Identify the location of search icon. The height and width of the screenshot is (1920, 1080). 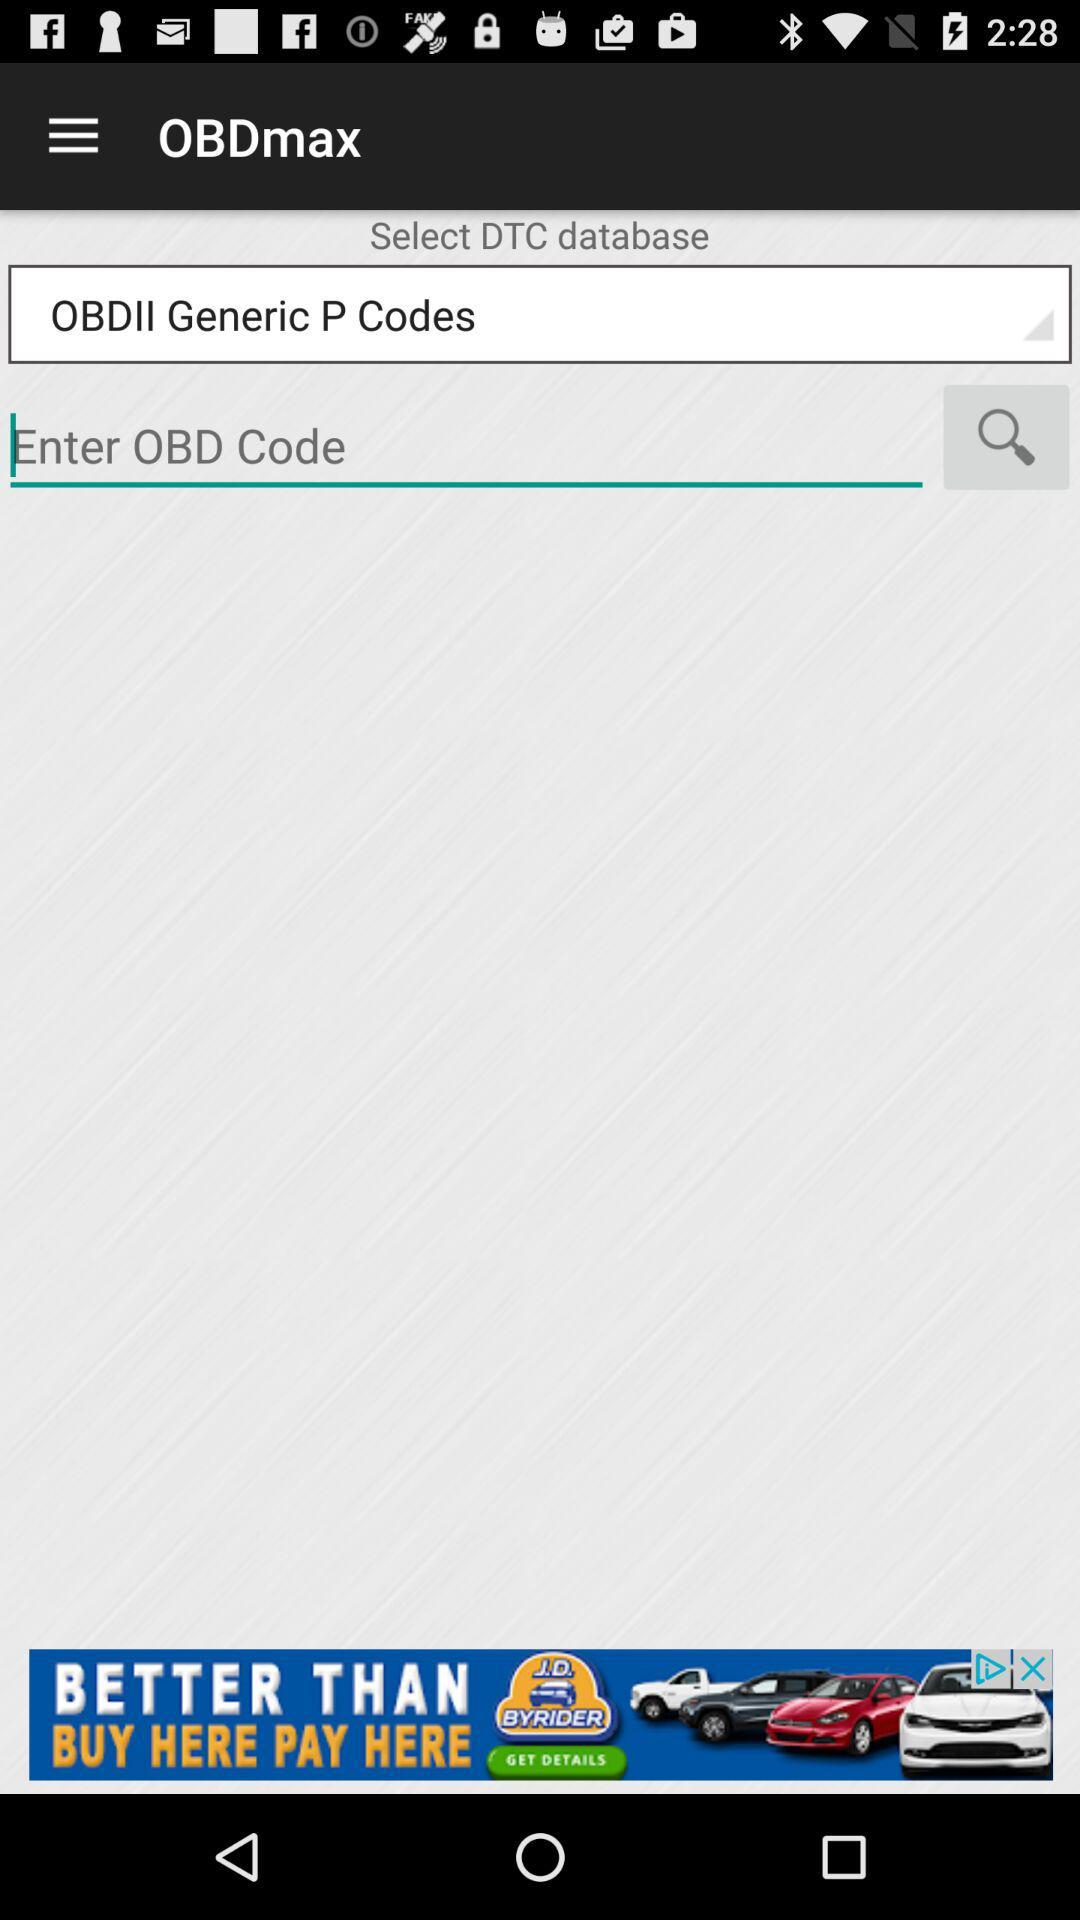
(1006, 436).